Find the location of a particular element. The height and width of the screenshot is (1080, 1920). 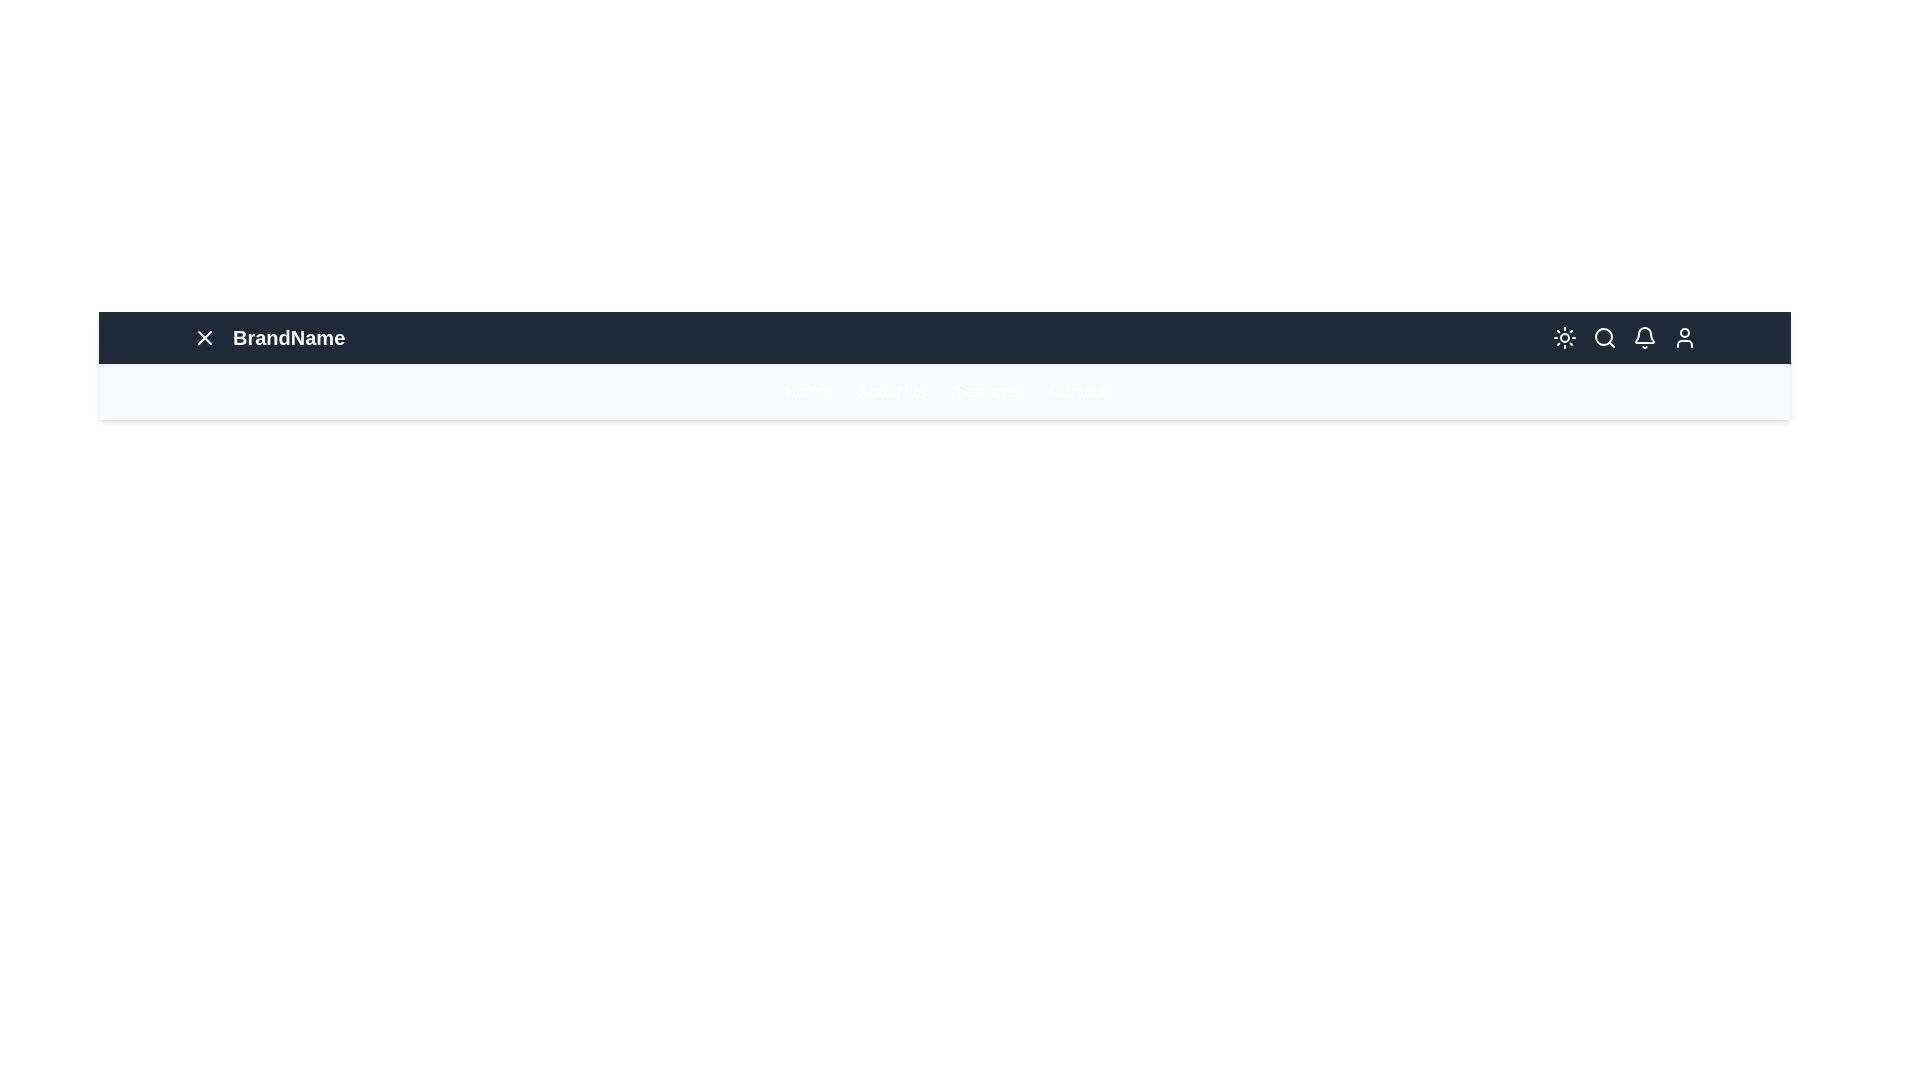

the Bell icon in the navigation bar is located at coordinates (1645, 337).